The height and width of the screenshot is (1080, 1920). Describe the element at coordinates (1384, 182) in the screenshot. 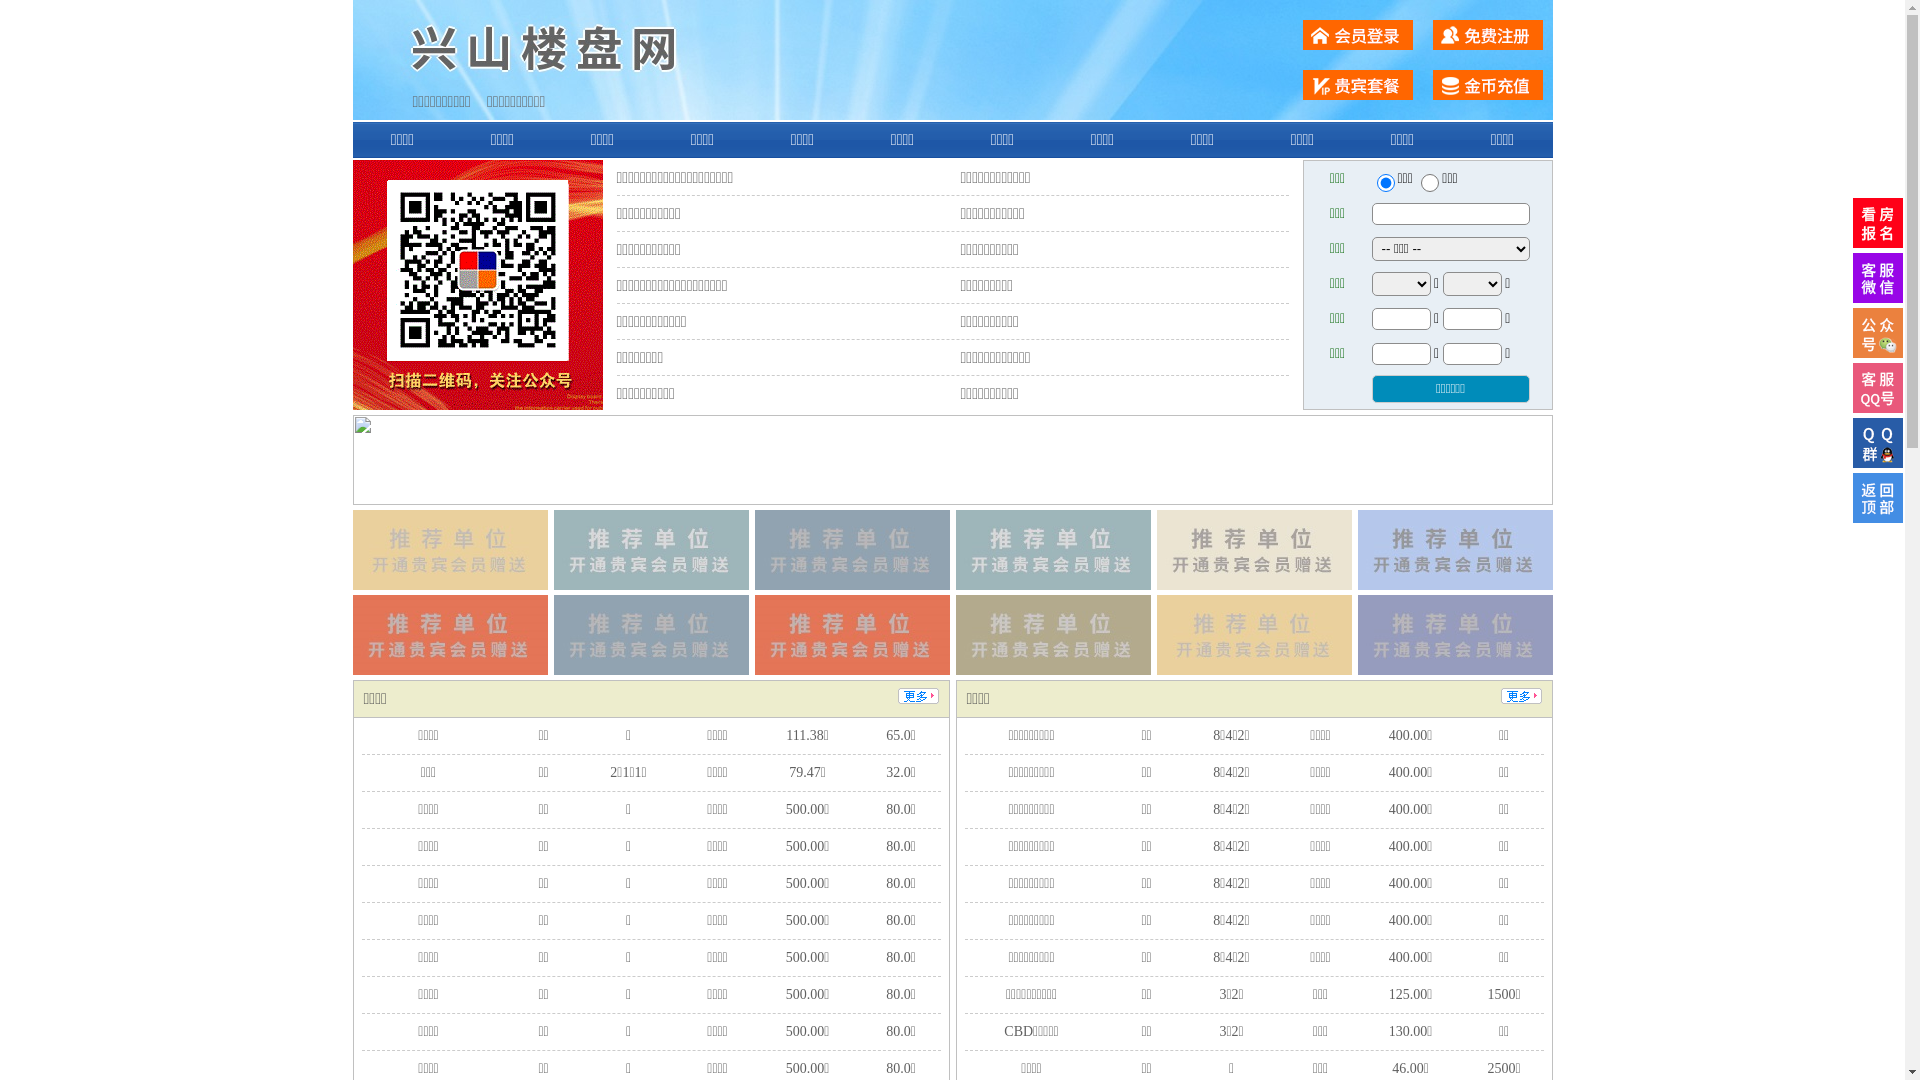

I see `'ershou'` at that location.